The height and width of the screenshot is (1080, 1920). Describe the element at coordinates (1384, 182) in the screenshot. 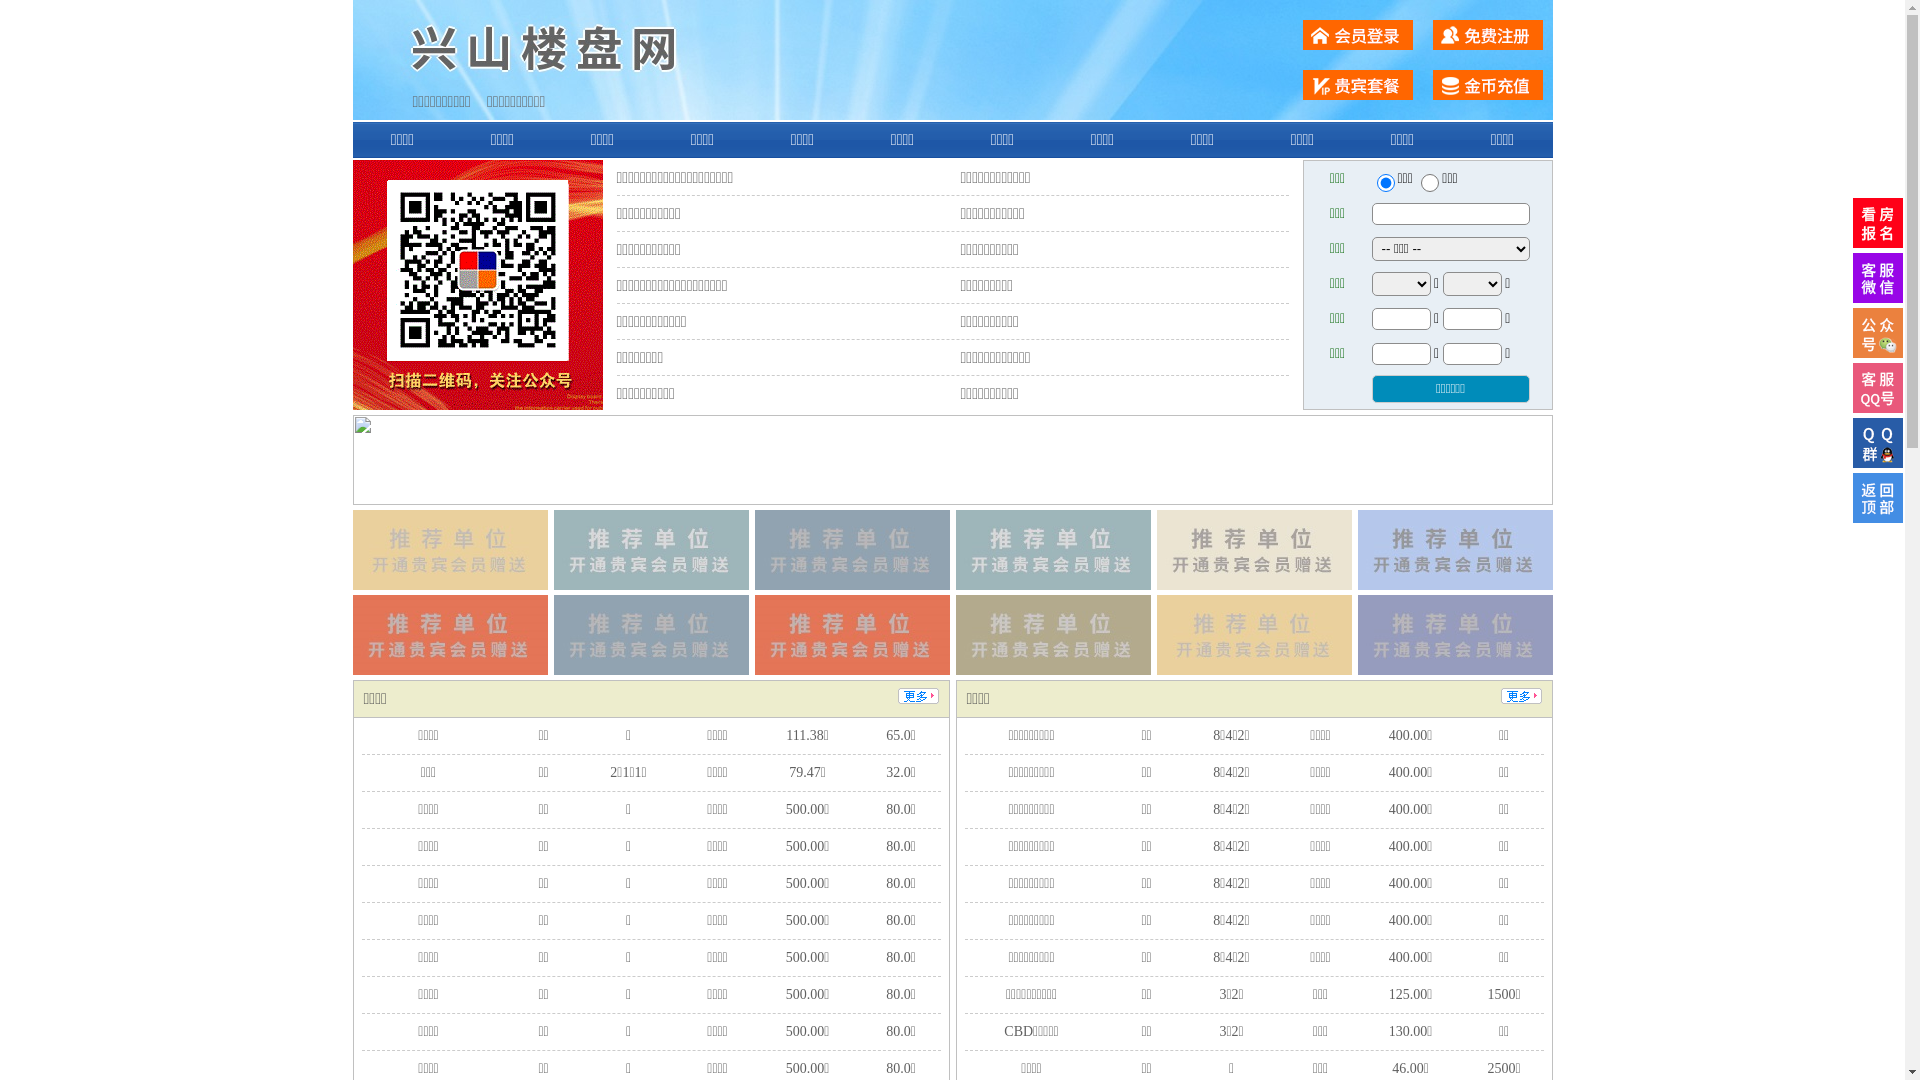

I see `'ershou'` at that location.